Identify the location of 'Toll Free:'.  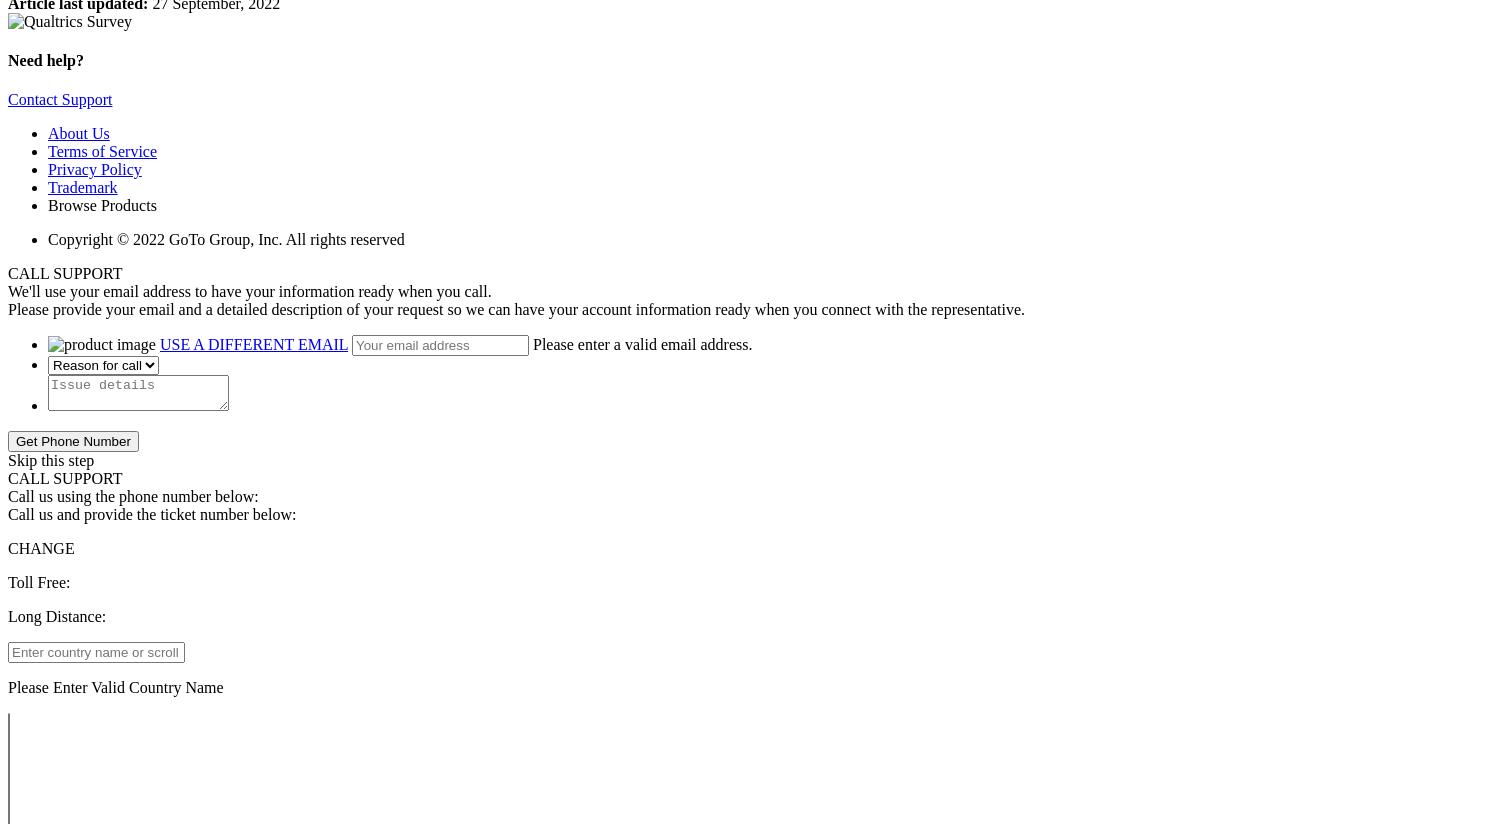
(7, 581).